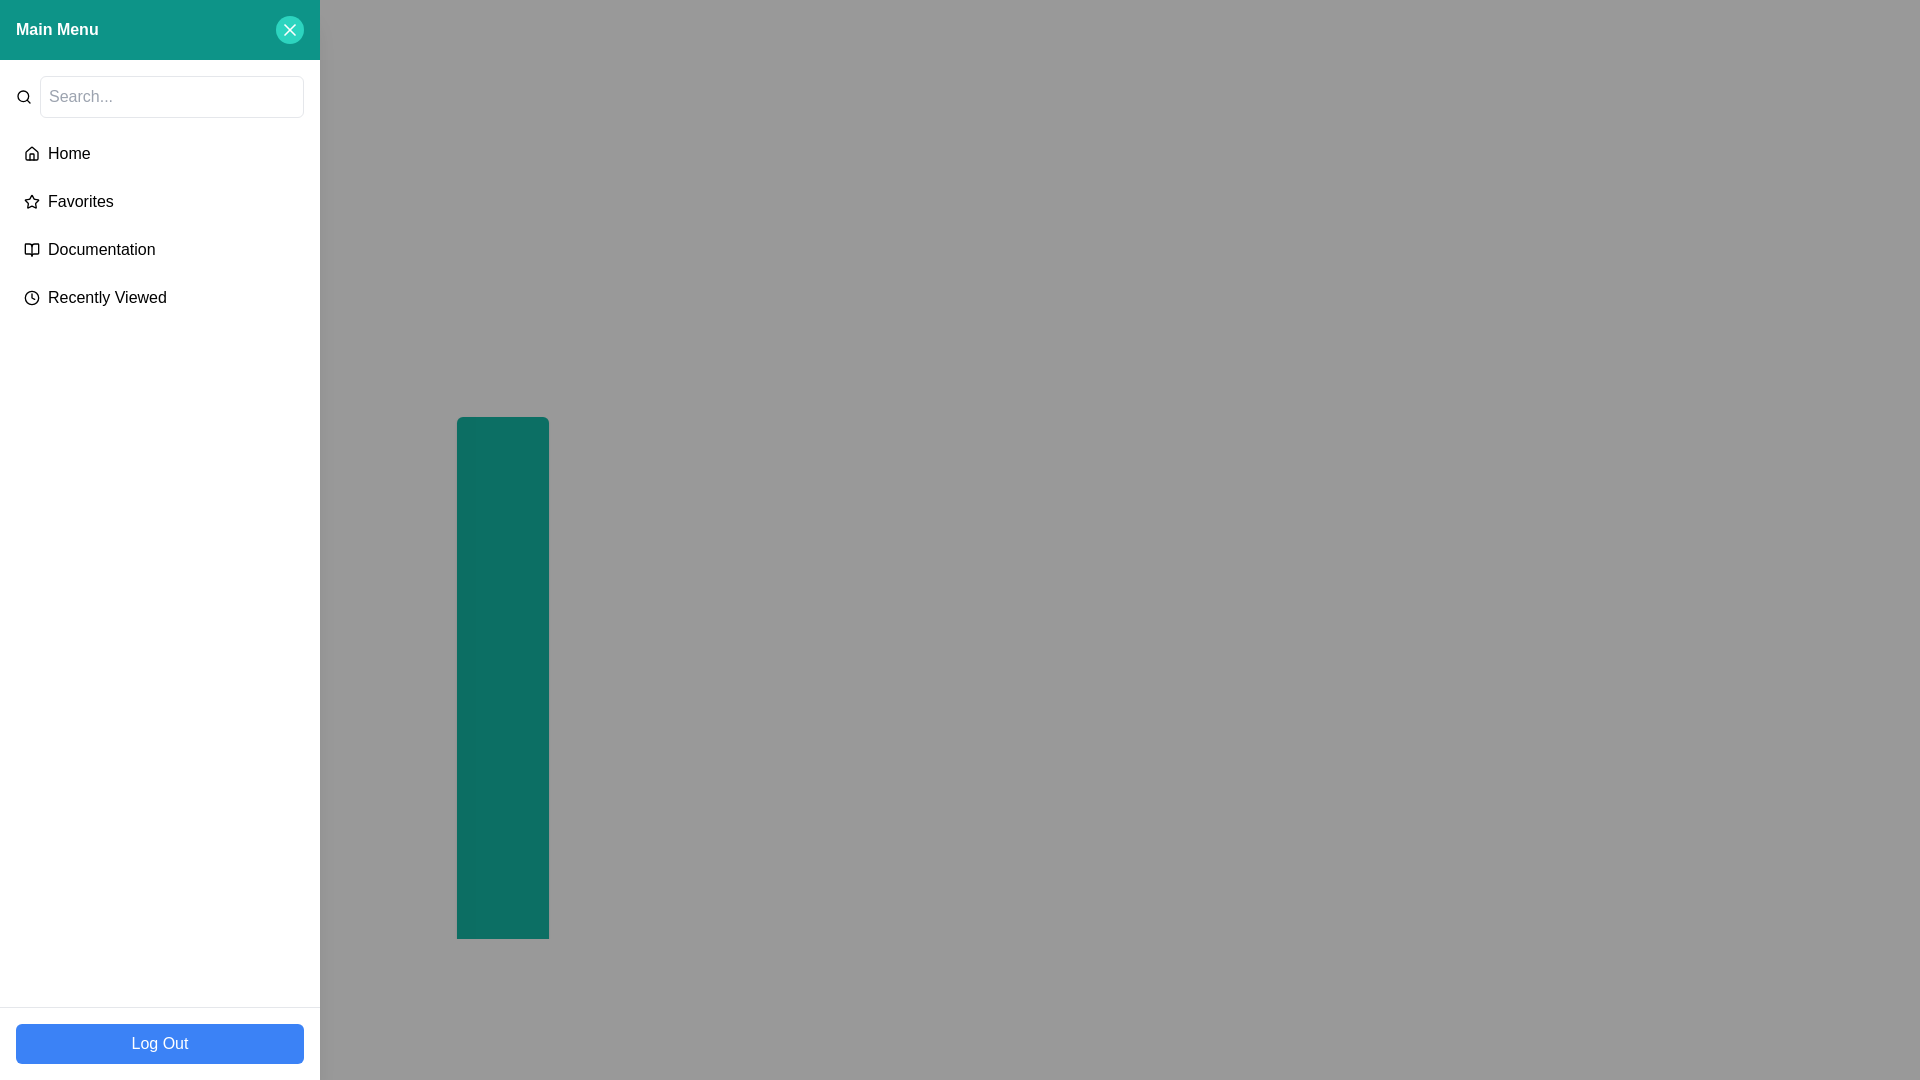  Describe the element at coordinates (288, 30) in the screenshot. I see `the circular teal button with a white 'X' icon located in the top-right corner of the green 'Main Menu' bar` at that location.